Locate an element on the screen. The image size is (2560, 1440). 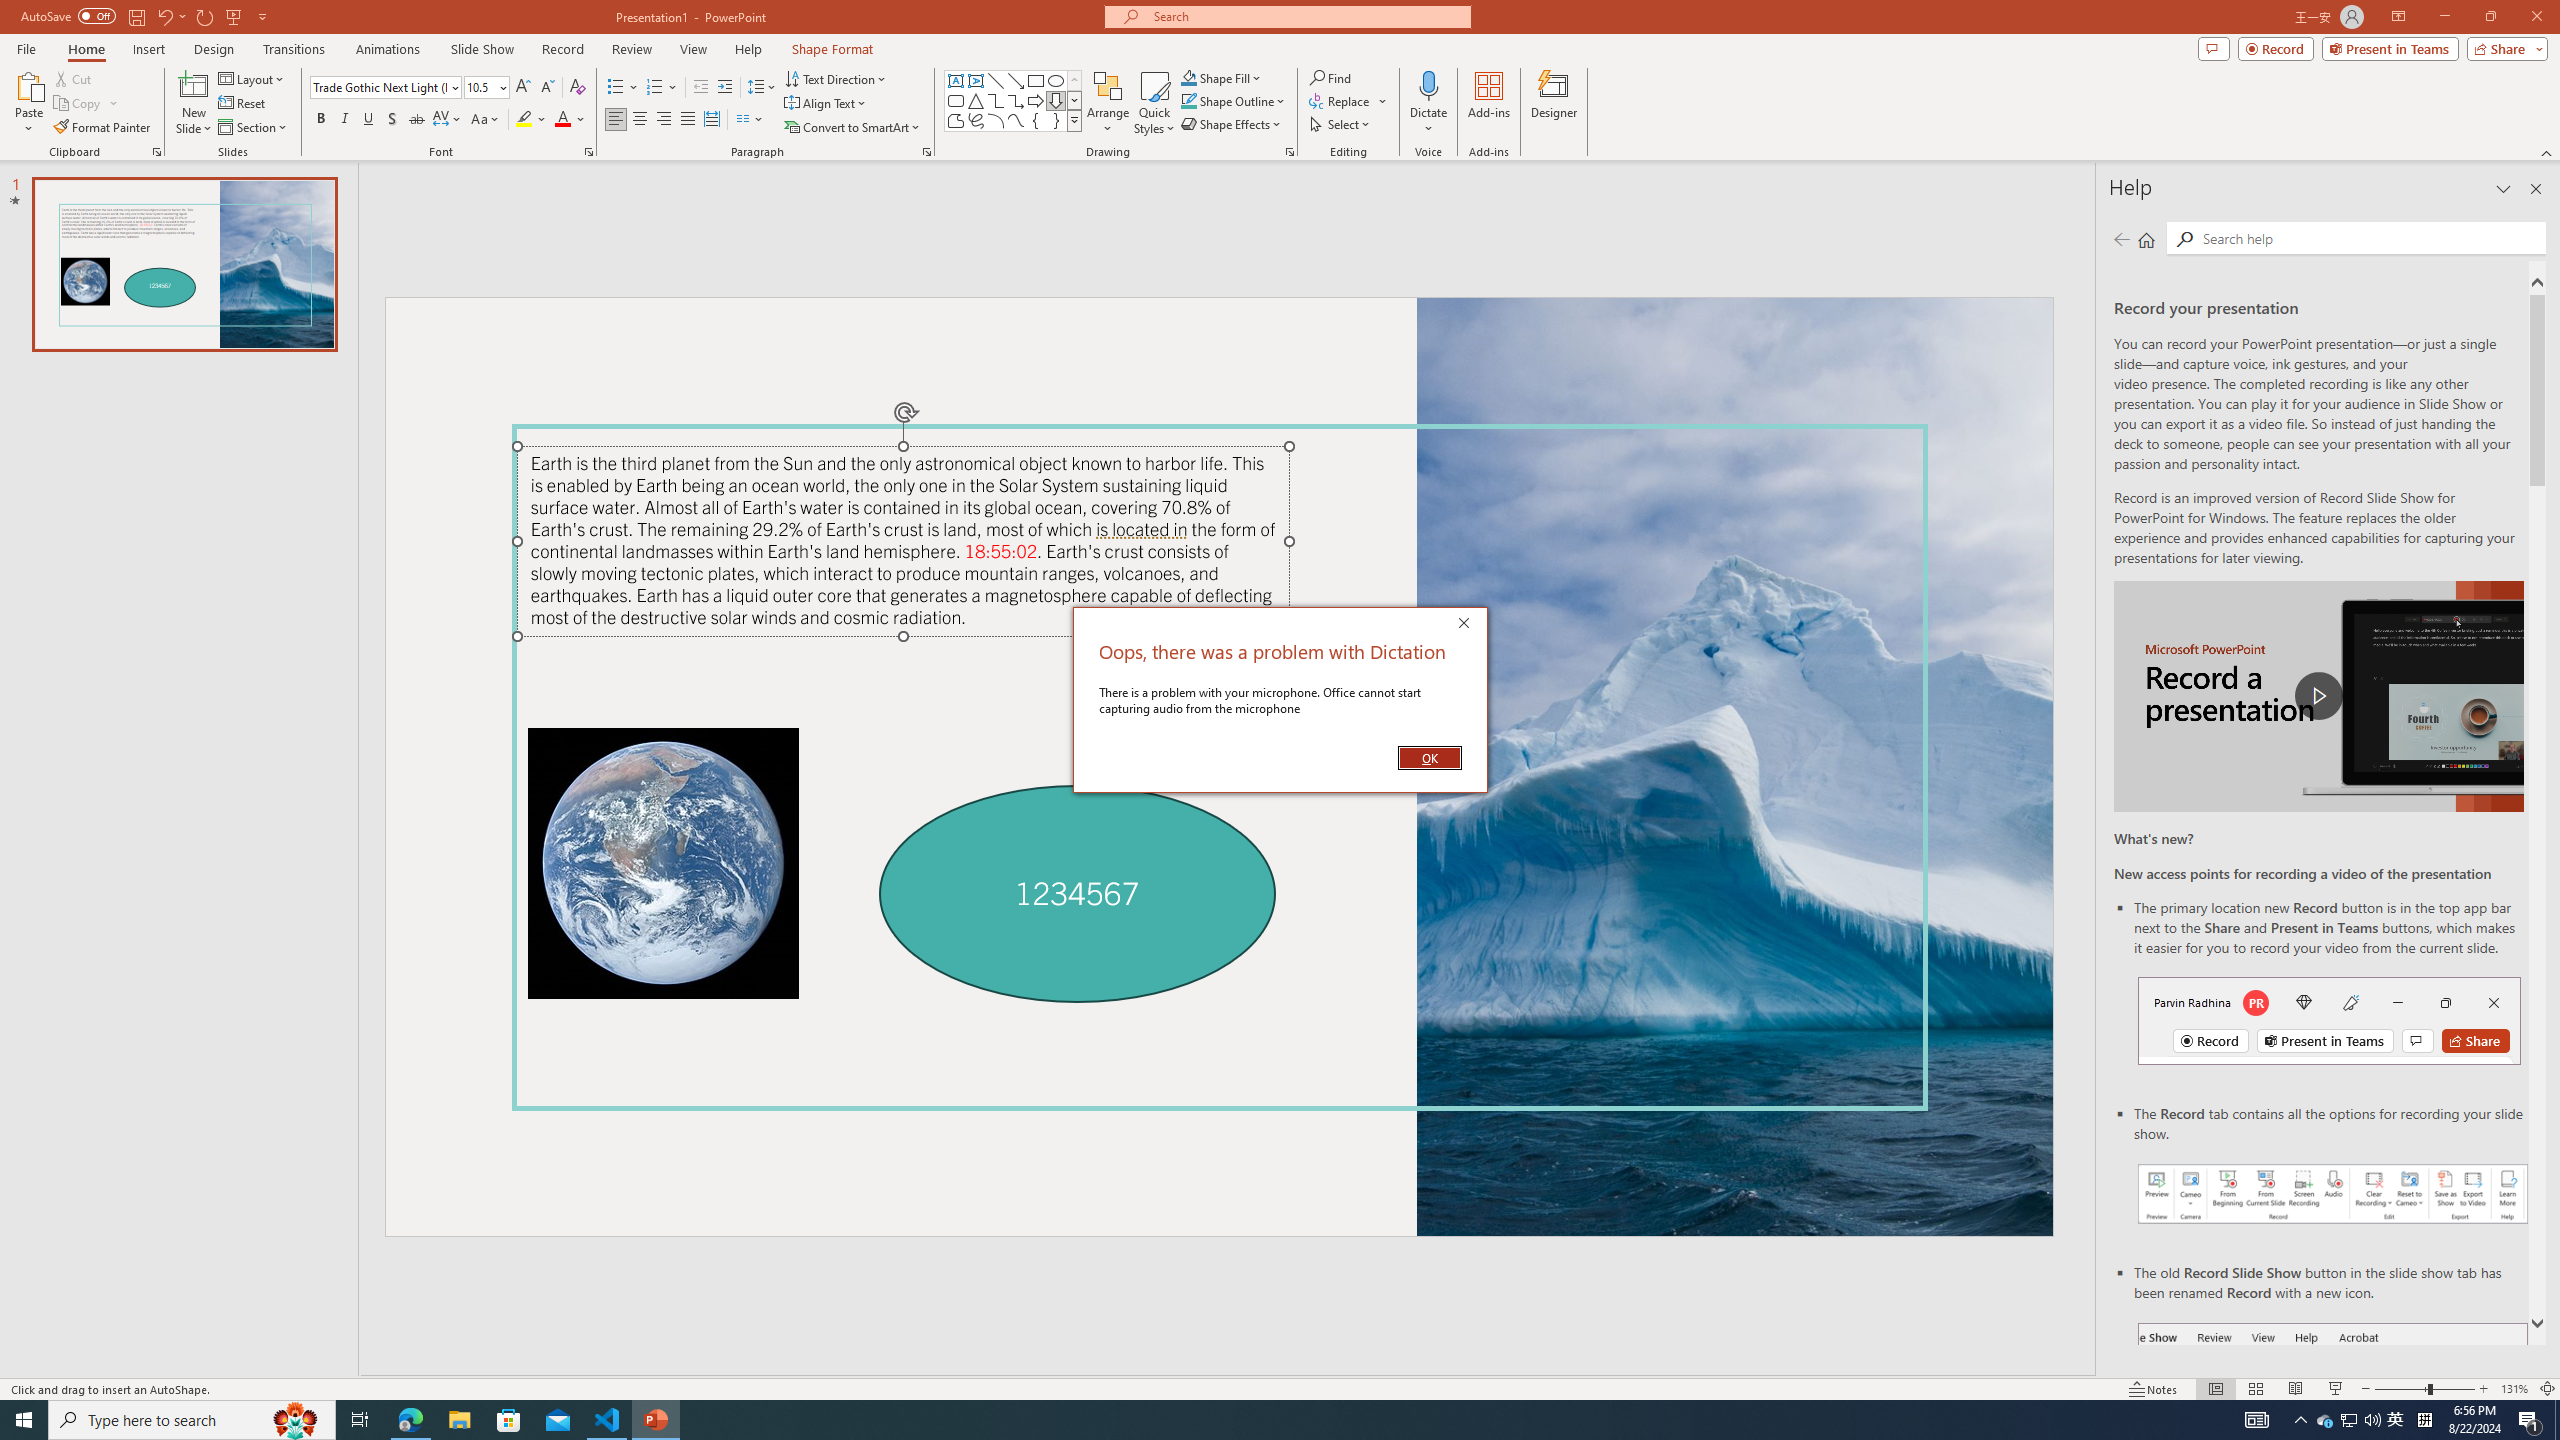
'Q2790: 100%' is located at coordinates (2372, 1418).